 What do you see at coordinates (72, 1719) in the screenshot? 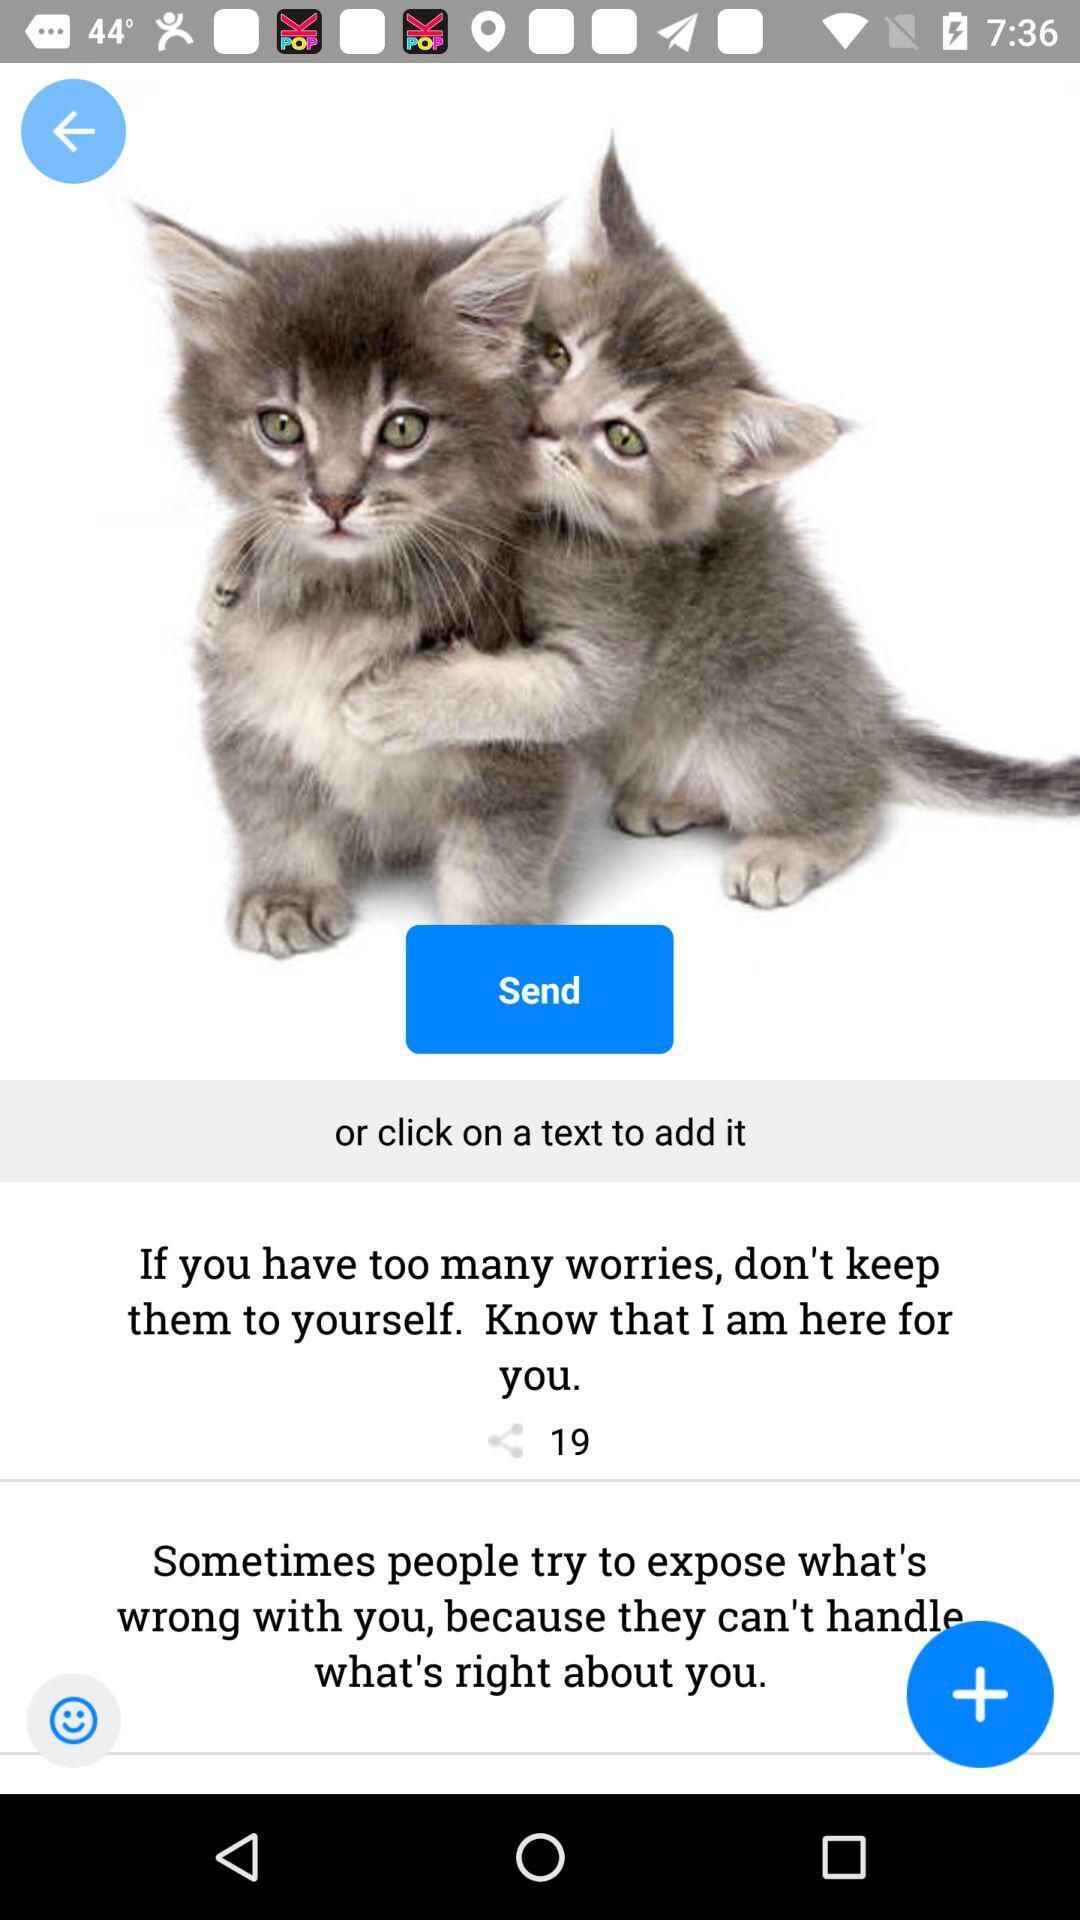
I see `the emoji icon` at bounding box center [72, 1719].